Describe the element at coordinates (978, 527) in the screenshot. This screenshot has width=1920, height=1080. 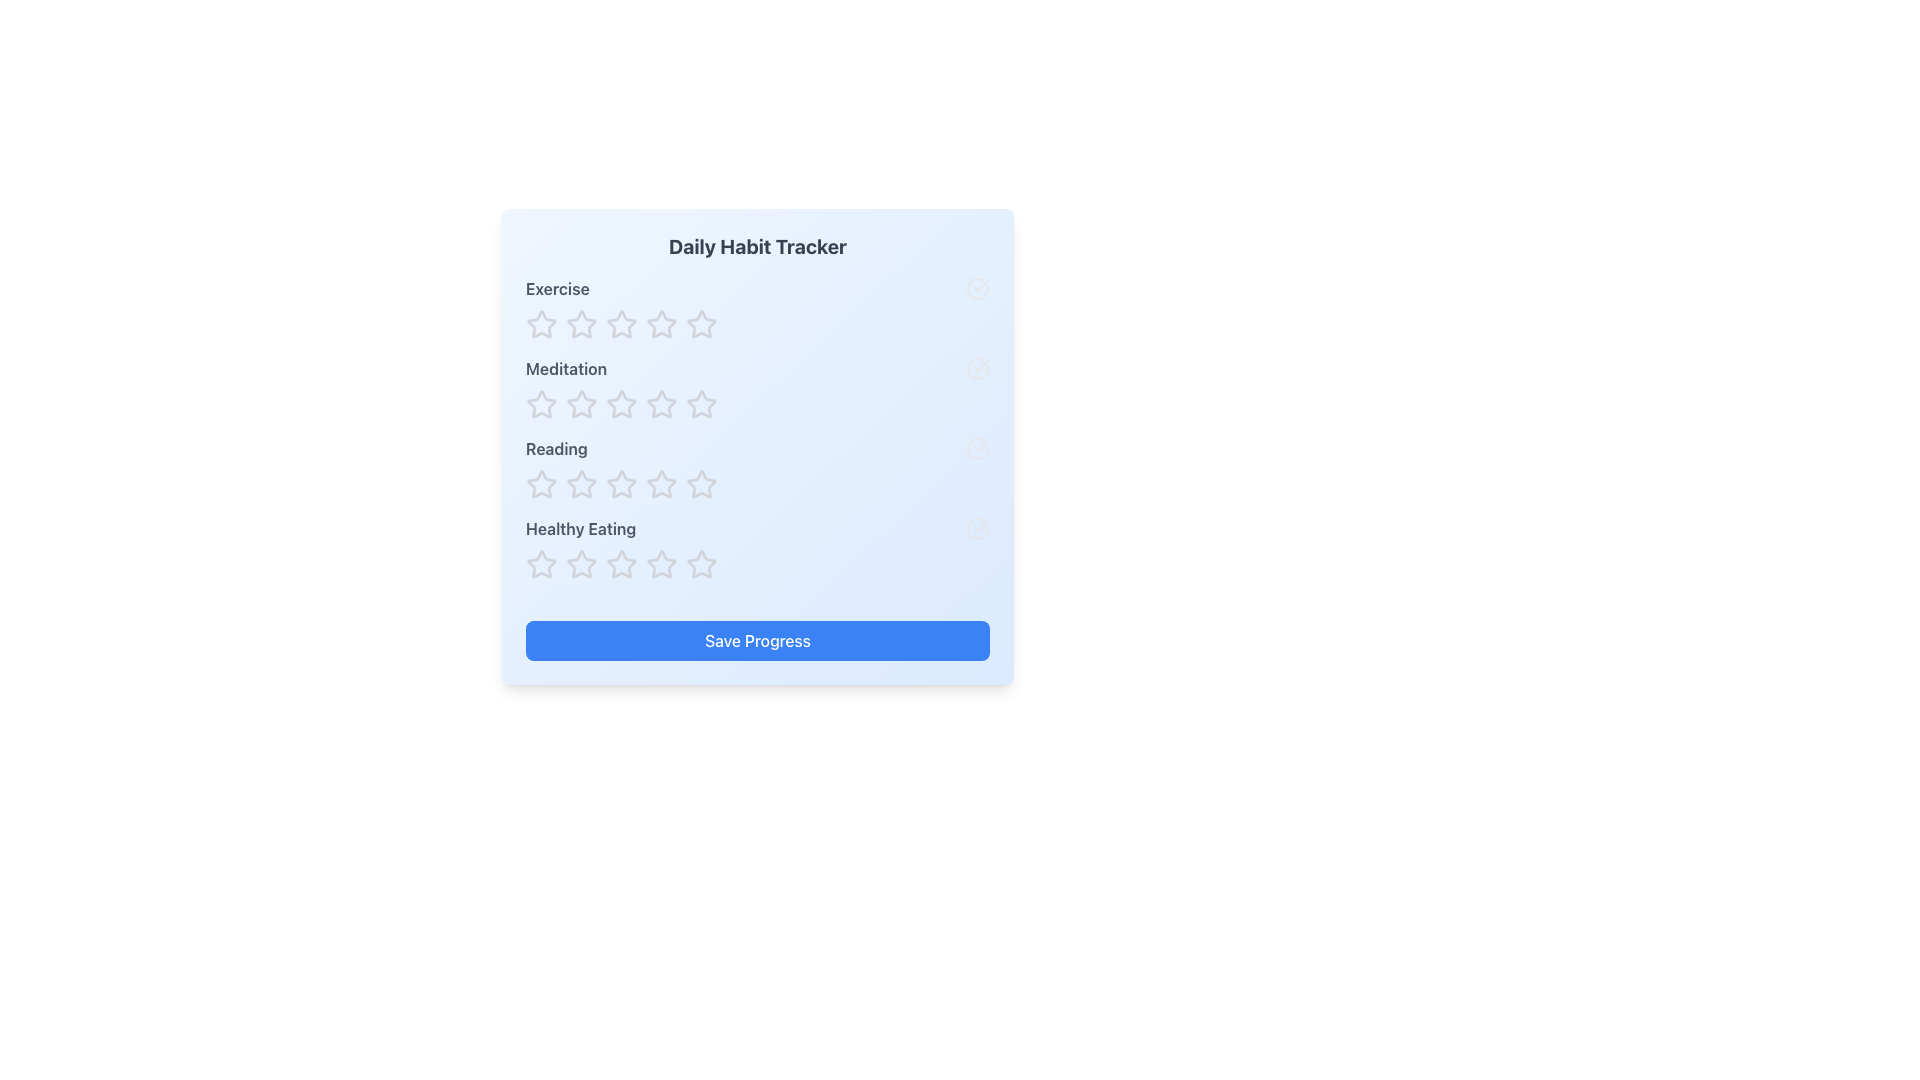
I see `the SVG graphic representation indicating the completion status of the 'Healthy Eating' habit, located directly to the right of the 'Healthy Eating' row in the habit tracker layout` at that location.